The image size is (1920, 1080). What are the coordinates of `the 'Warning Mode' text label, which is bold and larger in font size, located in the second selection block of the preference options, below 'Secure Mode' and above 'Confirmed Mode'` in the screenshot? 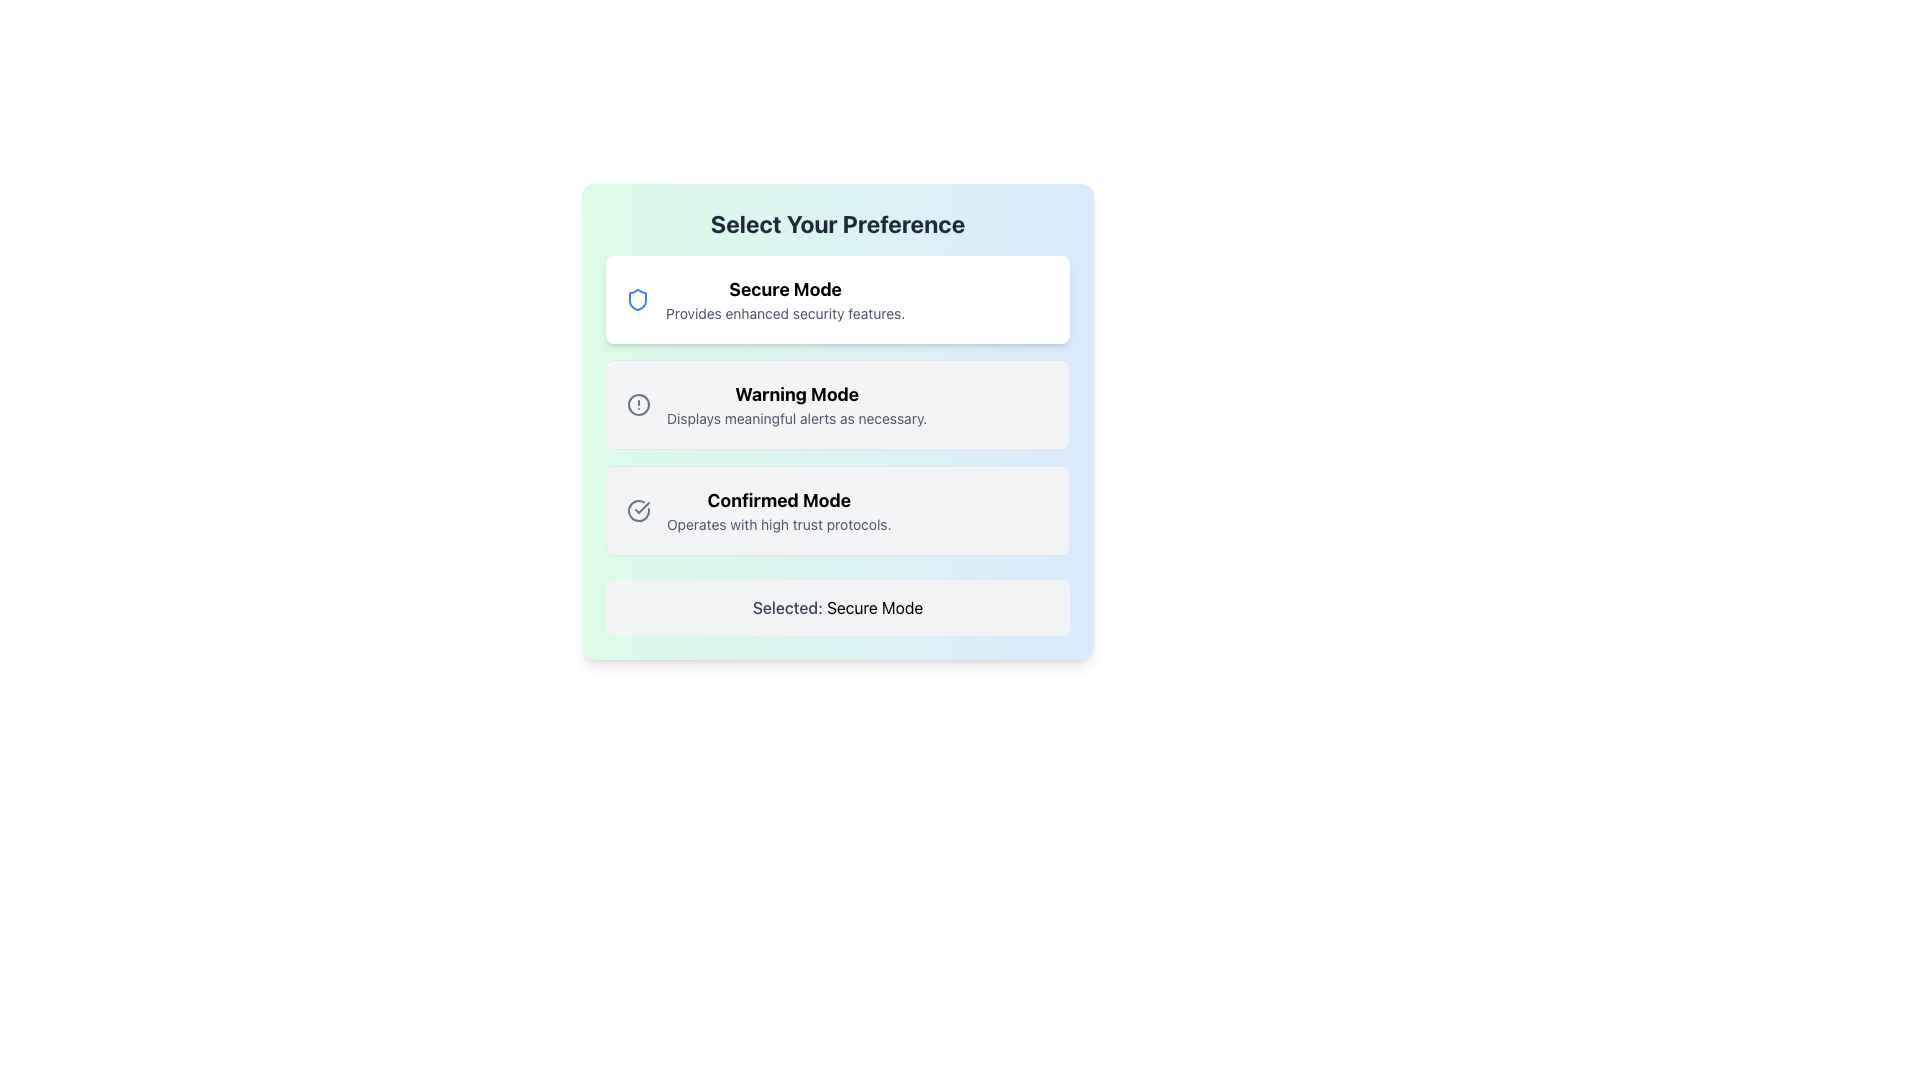 It's located at (796, 394).